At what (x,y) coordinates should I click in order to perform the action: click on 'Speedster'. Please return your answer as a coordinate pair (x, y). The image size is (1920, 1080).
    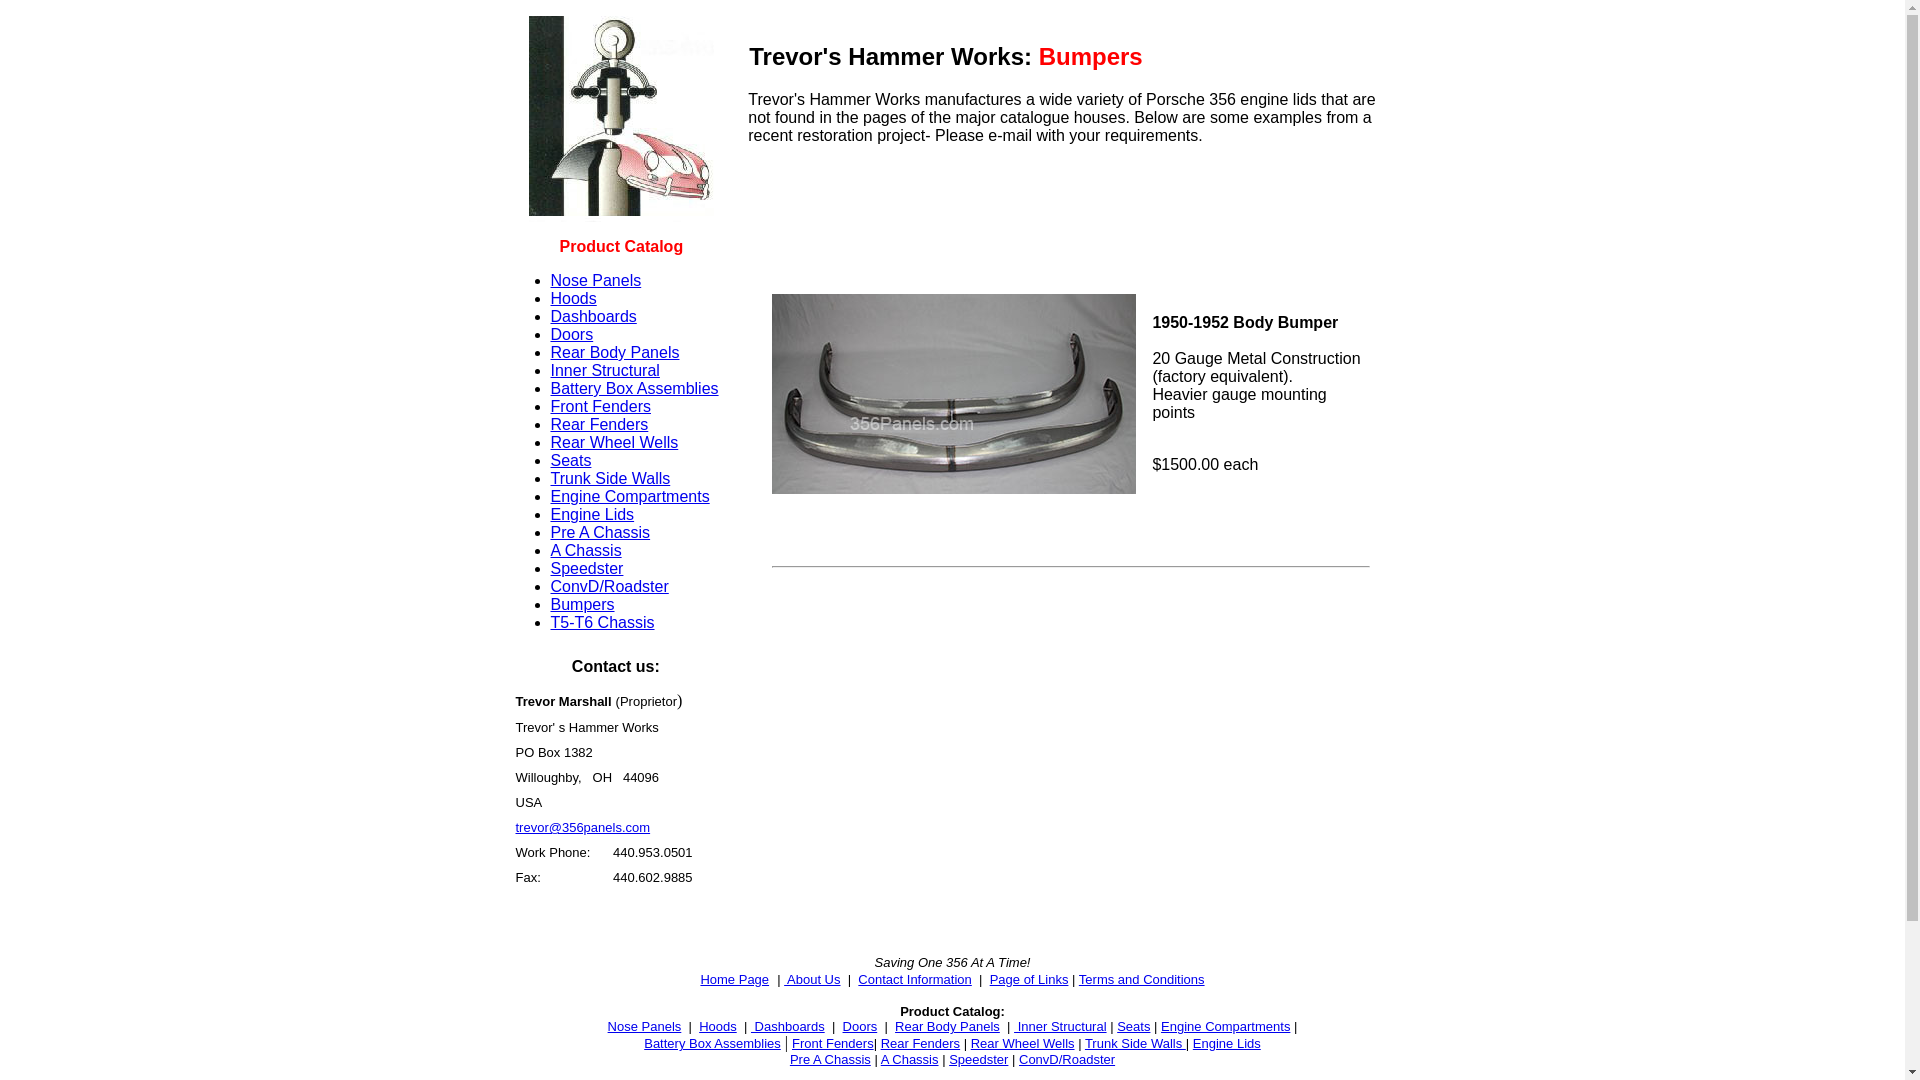
    Looking at the image, I should click on (978, 1058).